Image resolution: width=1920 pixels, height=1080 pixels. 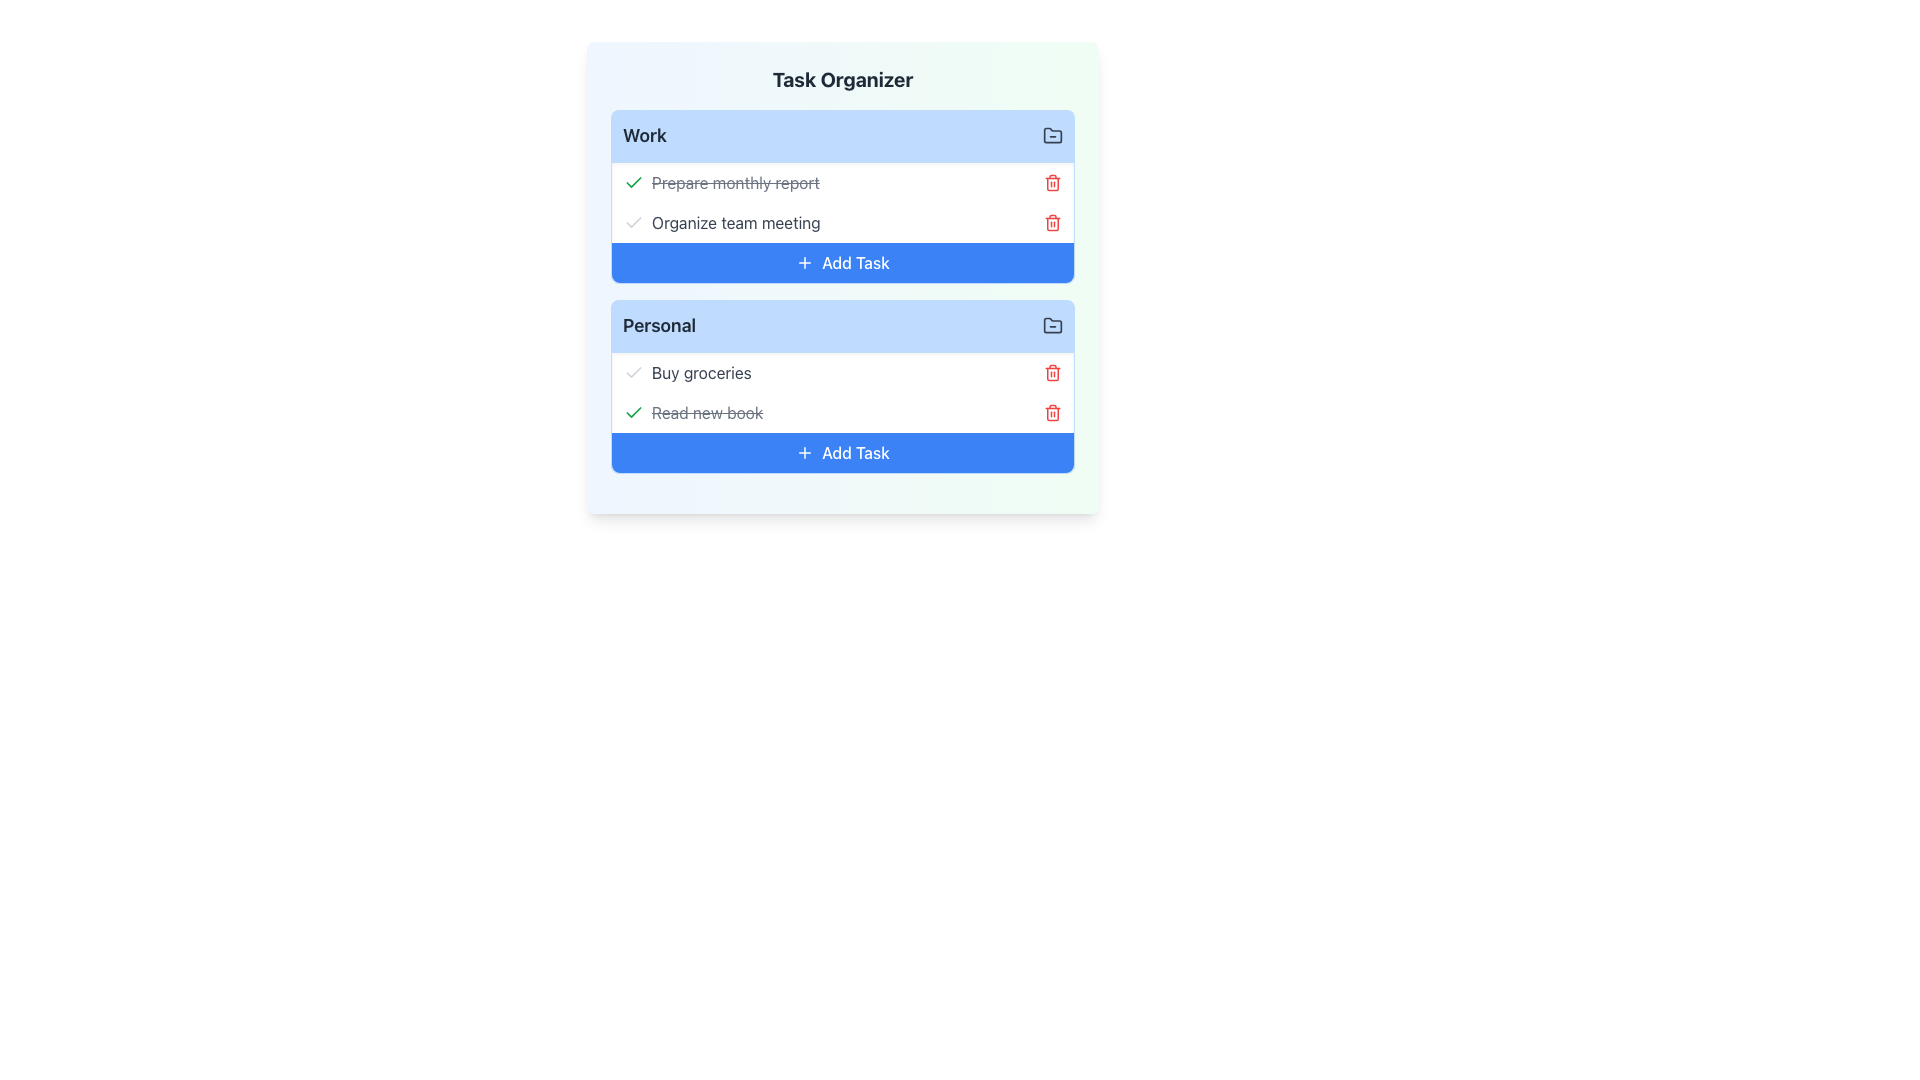 What do you see at coordinates (1051, 373) in the screenshot?
I see `the red trash icon button` at bounding box center [1051, 373].